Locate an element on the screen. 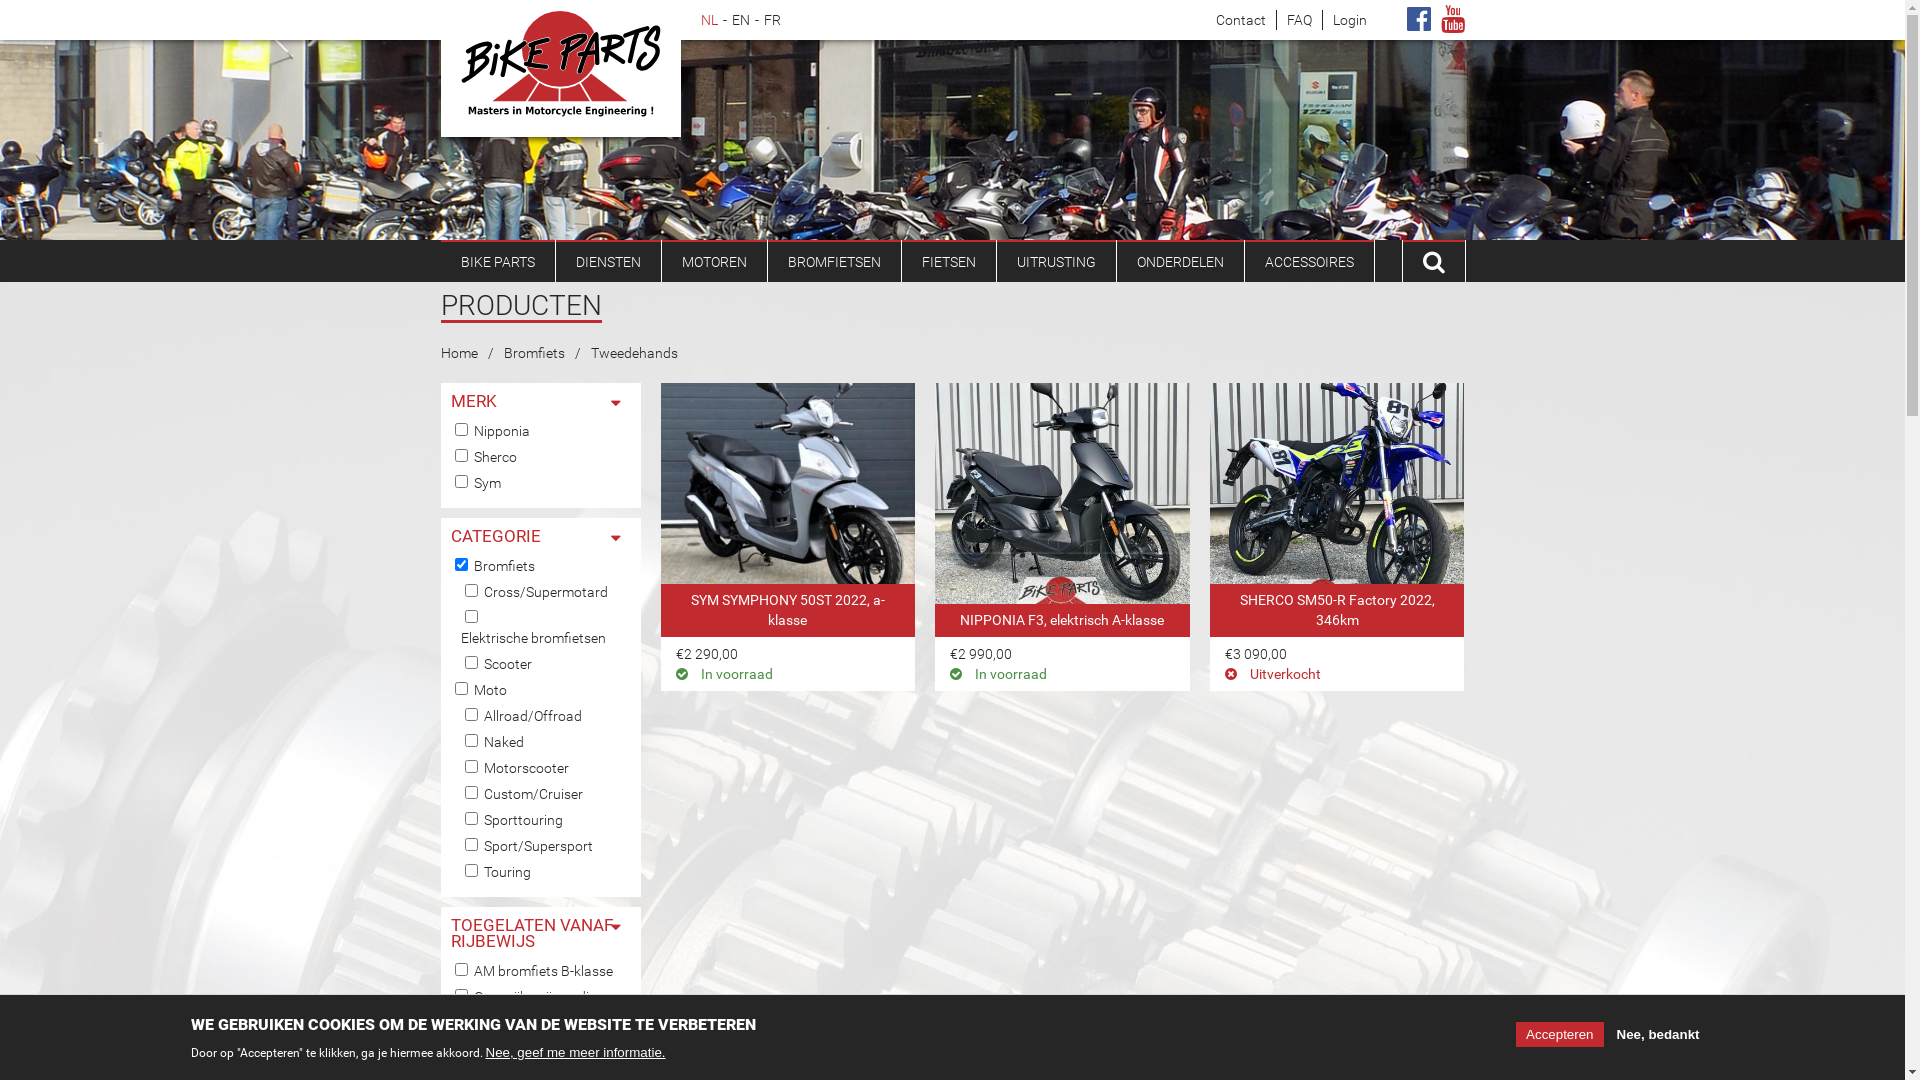 The image size is (1920, 1080). 'Login' is located at coordinates (1348, 19).